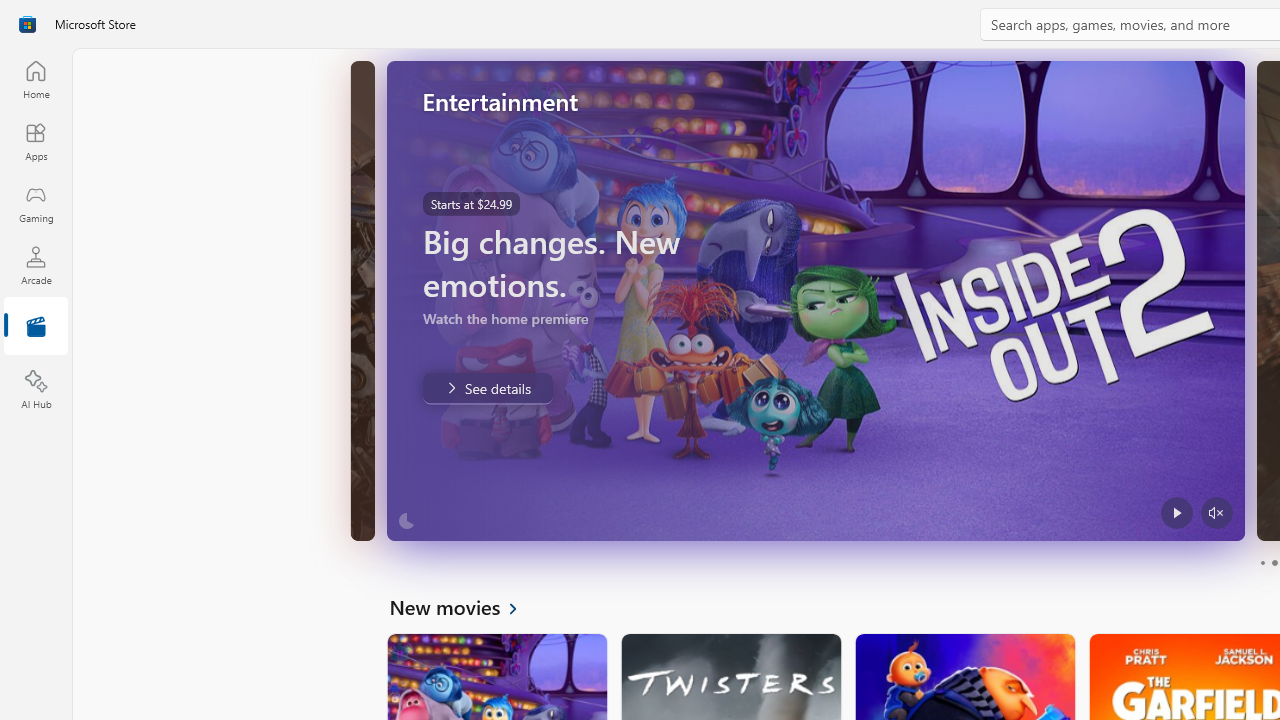 The height and width of the screenshot is (720, 1280). Describe the element at coordinates (27, 24) in the screenshot. I see `'Class: Image'` at that location.